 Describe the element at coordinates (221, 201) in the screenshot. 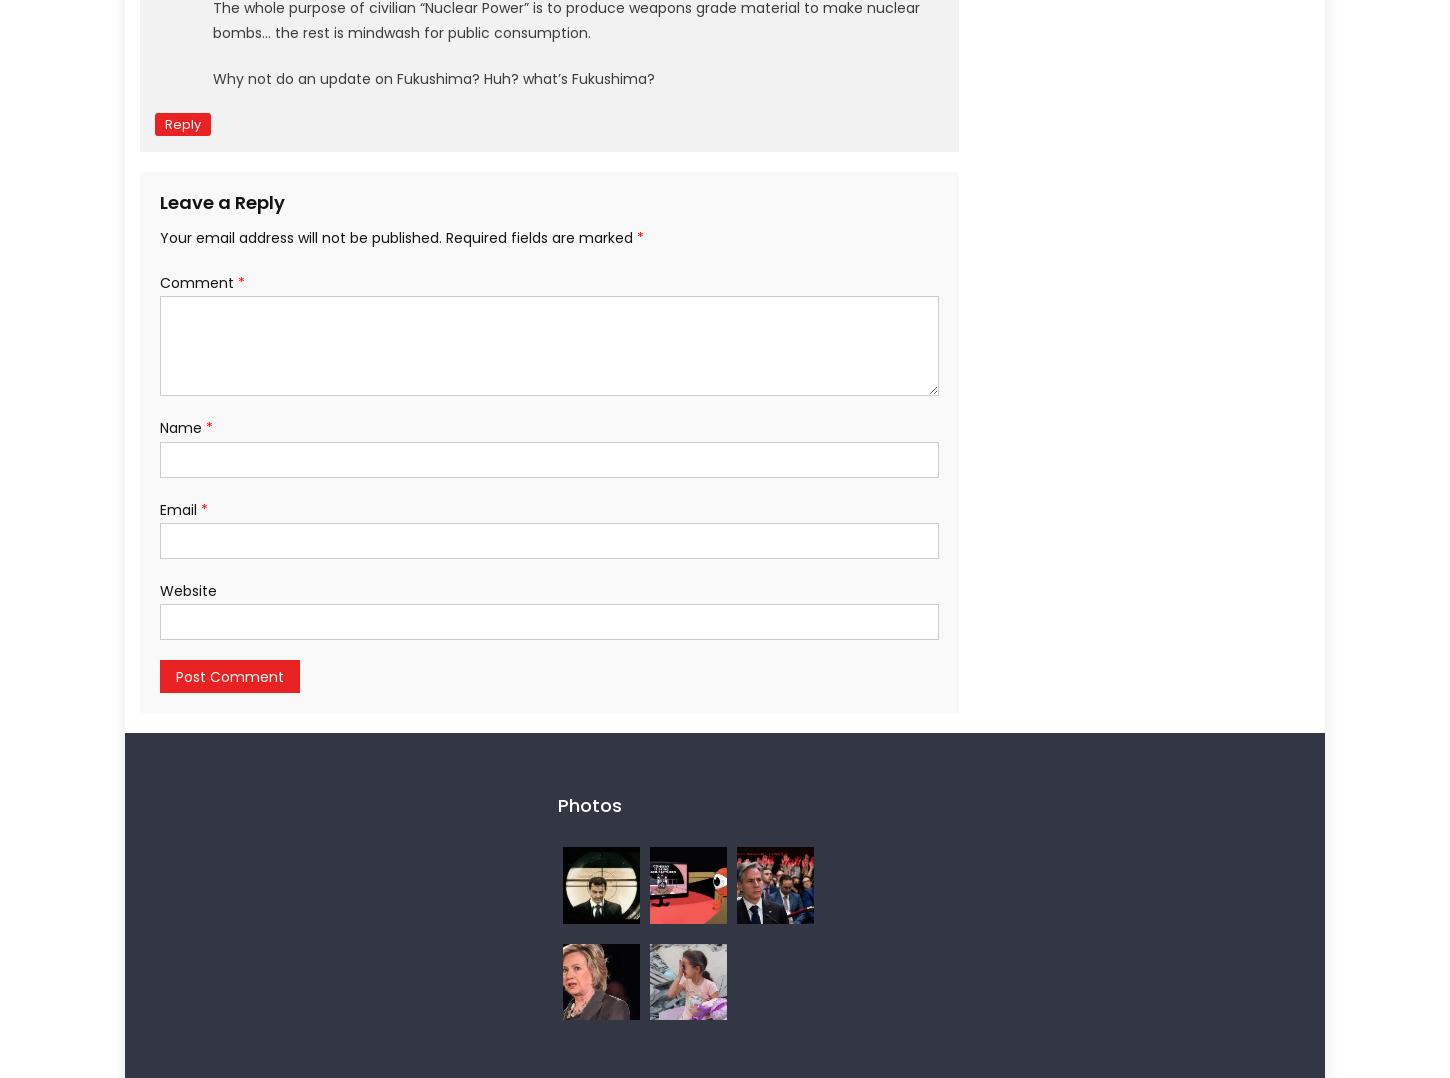

I see `'Leave a Reply'` at that location.